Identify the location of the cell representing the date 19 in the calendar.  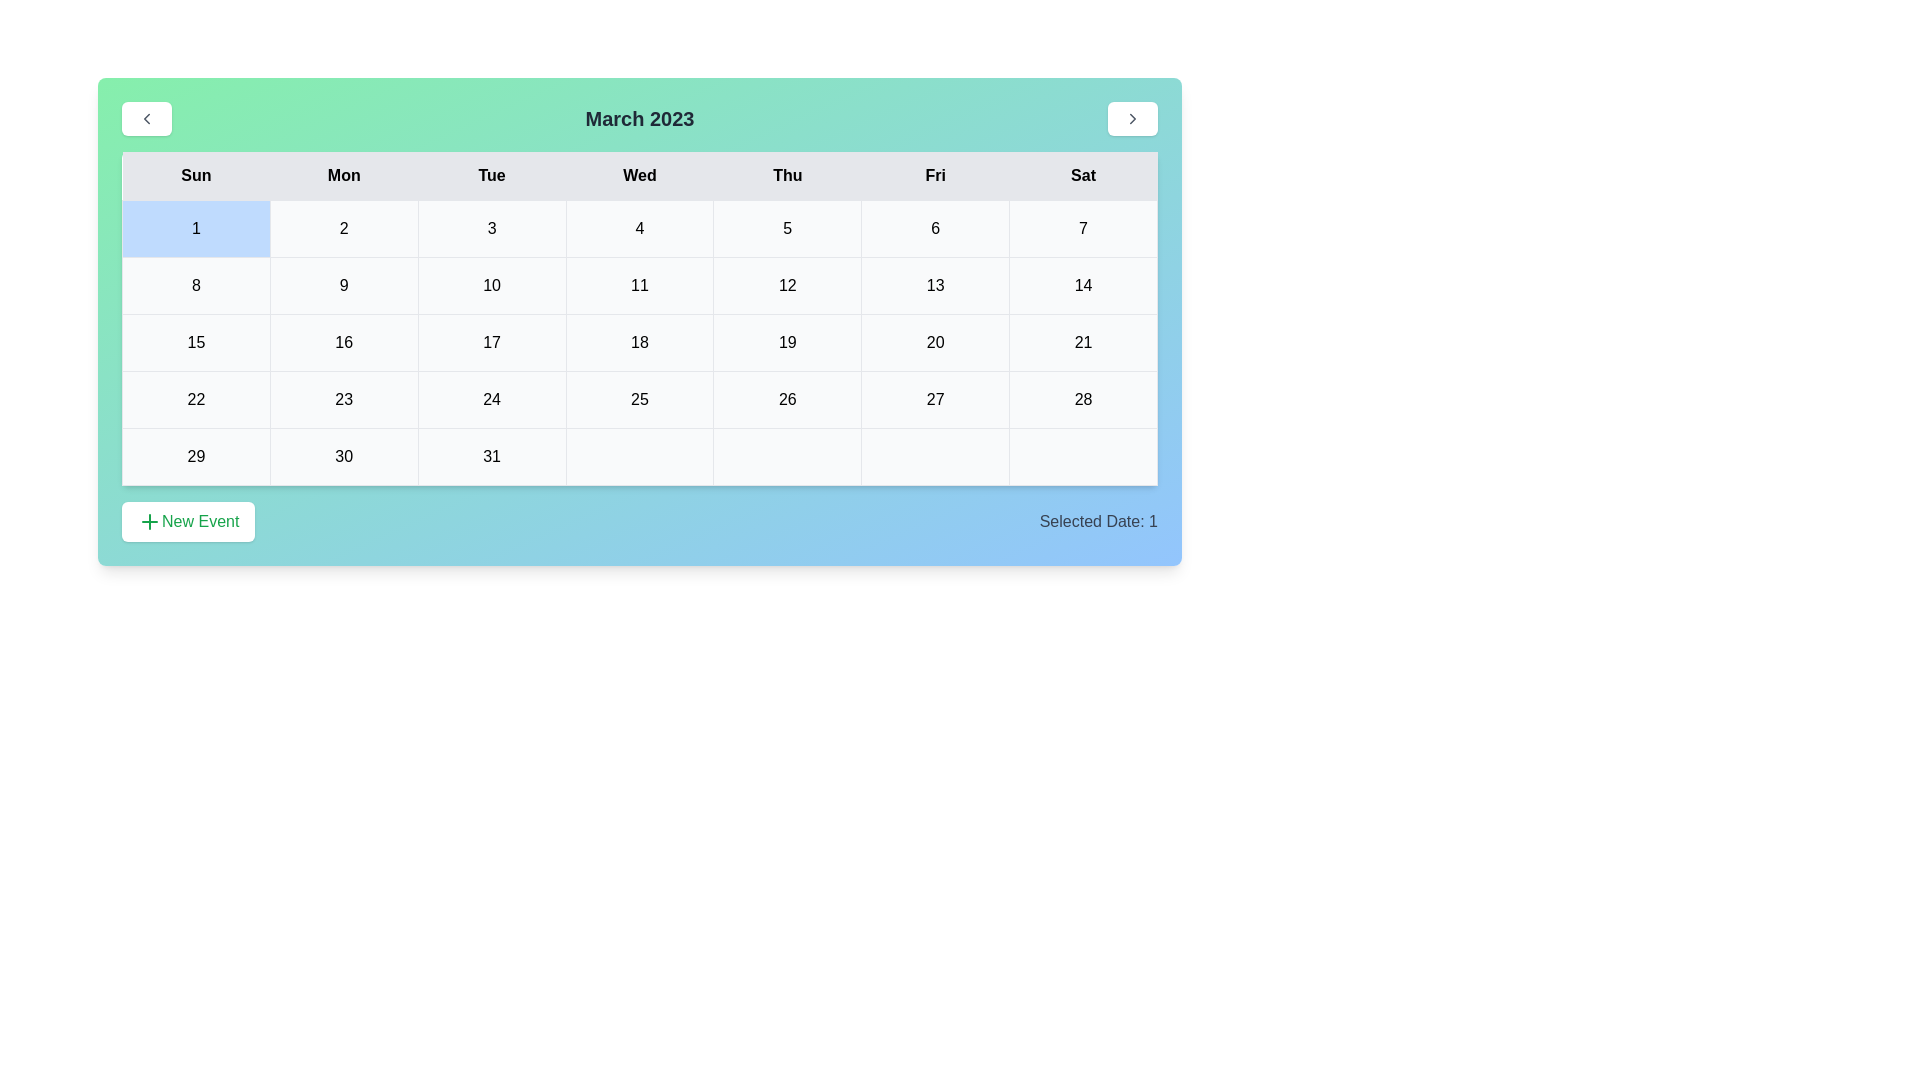
(786, 342).